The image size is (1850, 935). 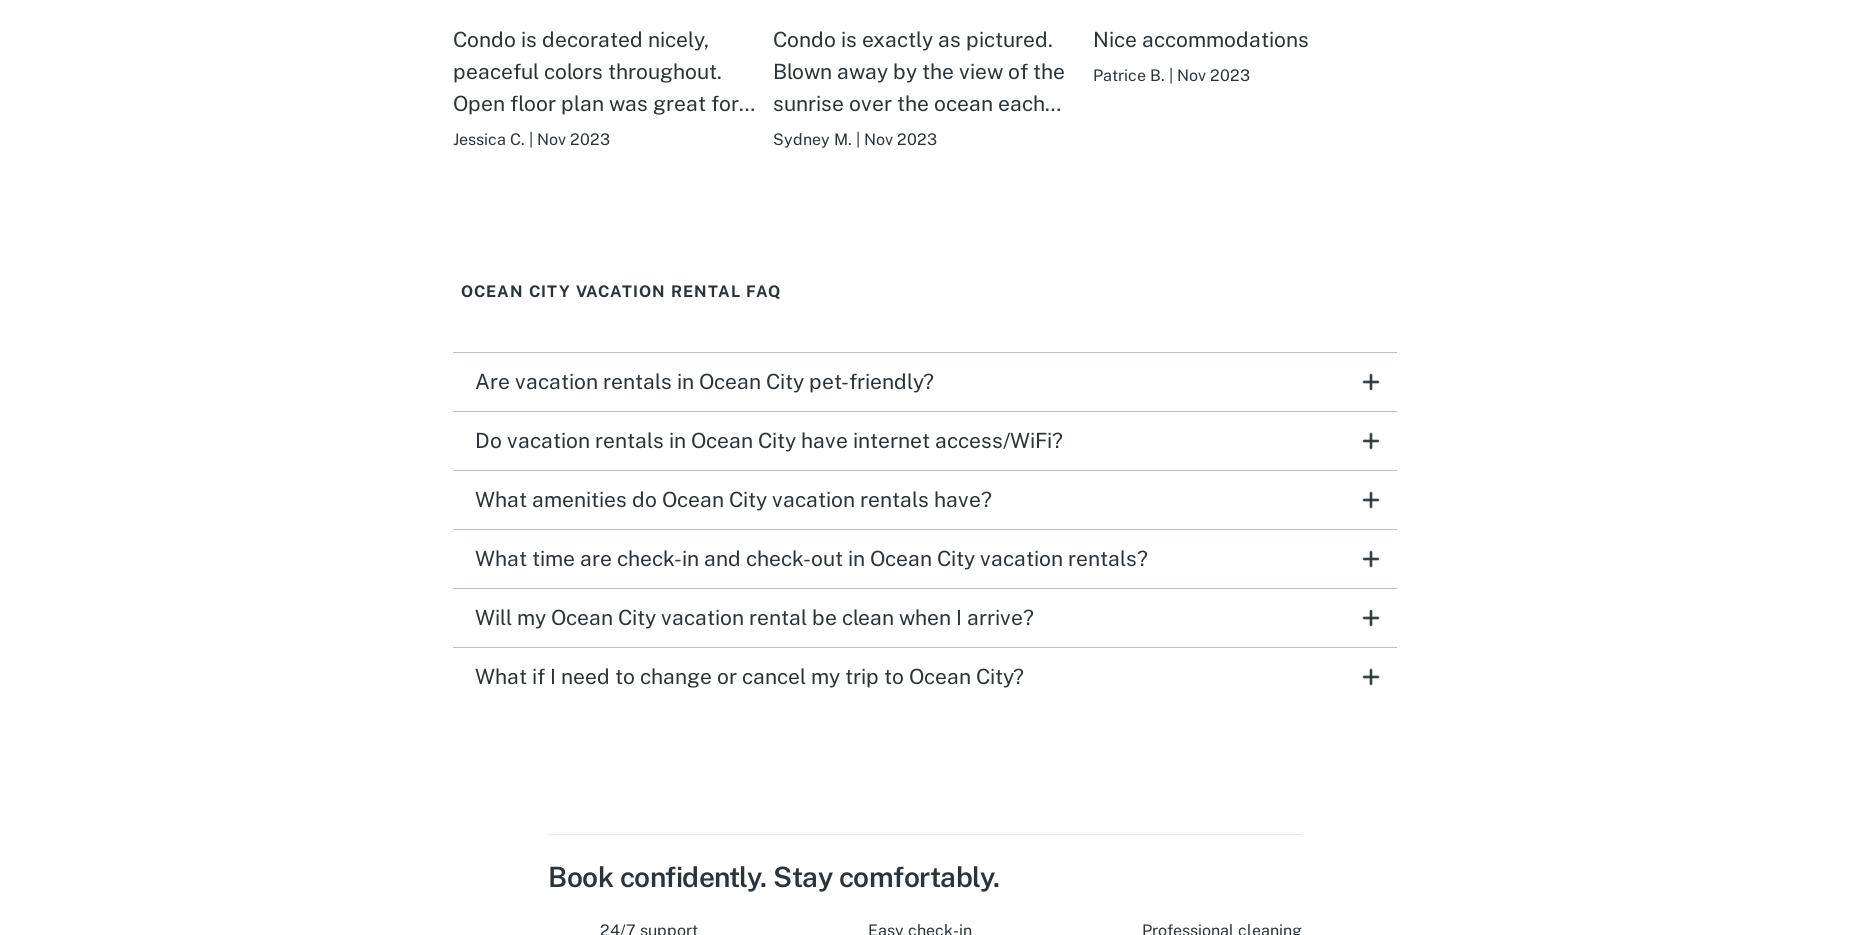 I want to click on 'Patrice B.', so click(x=1126, y=74).